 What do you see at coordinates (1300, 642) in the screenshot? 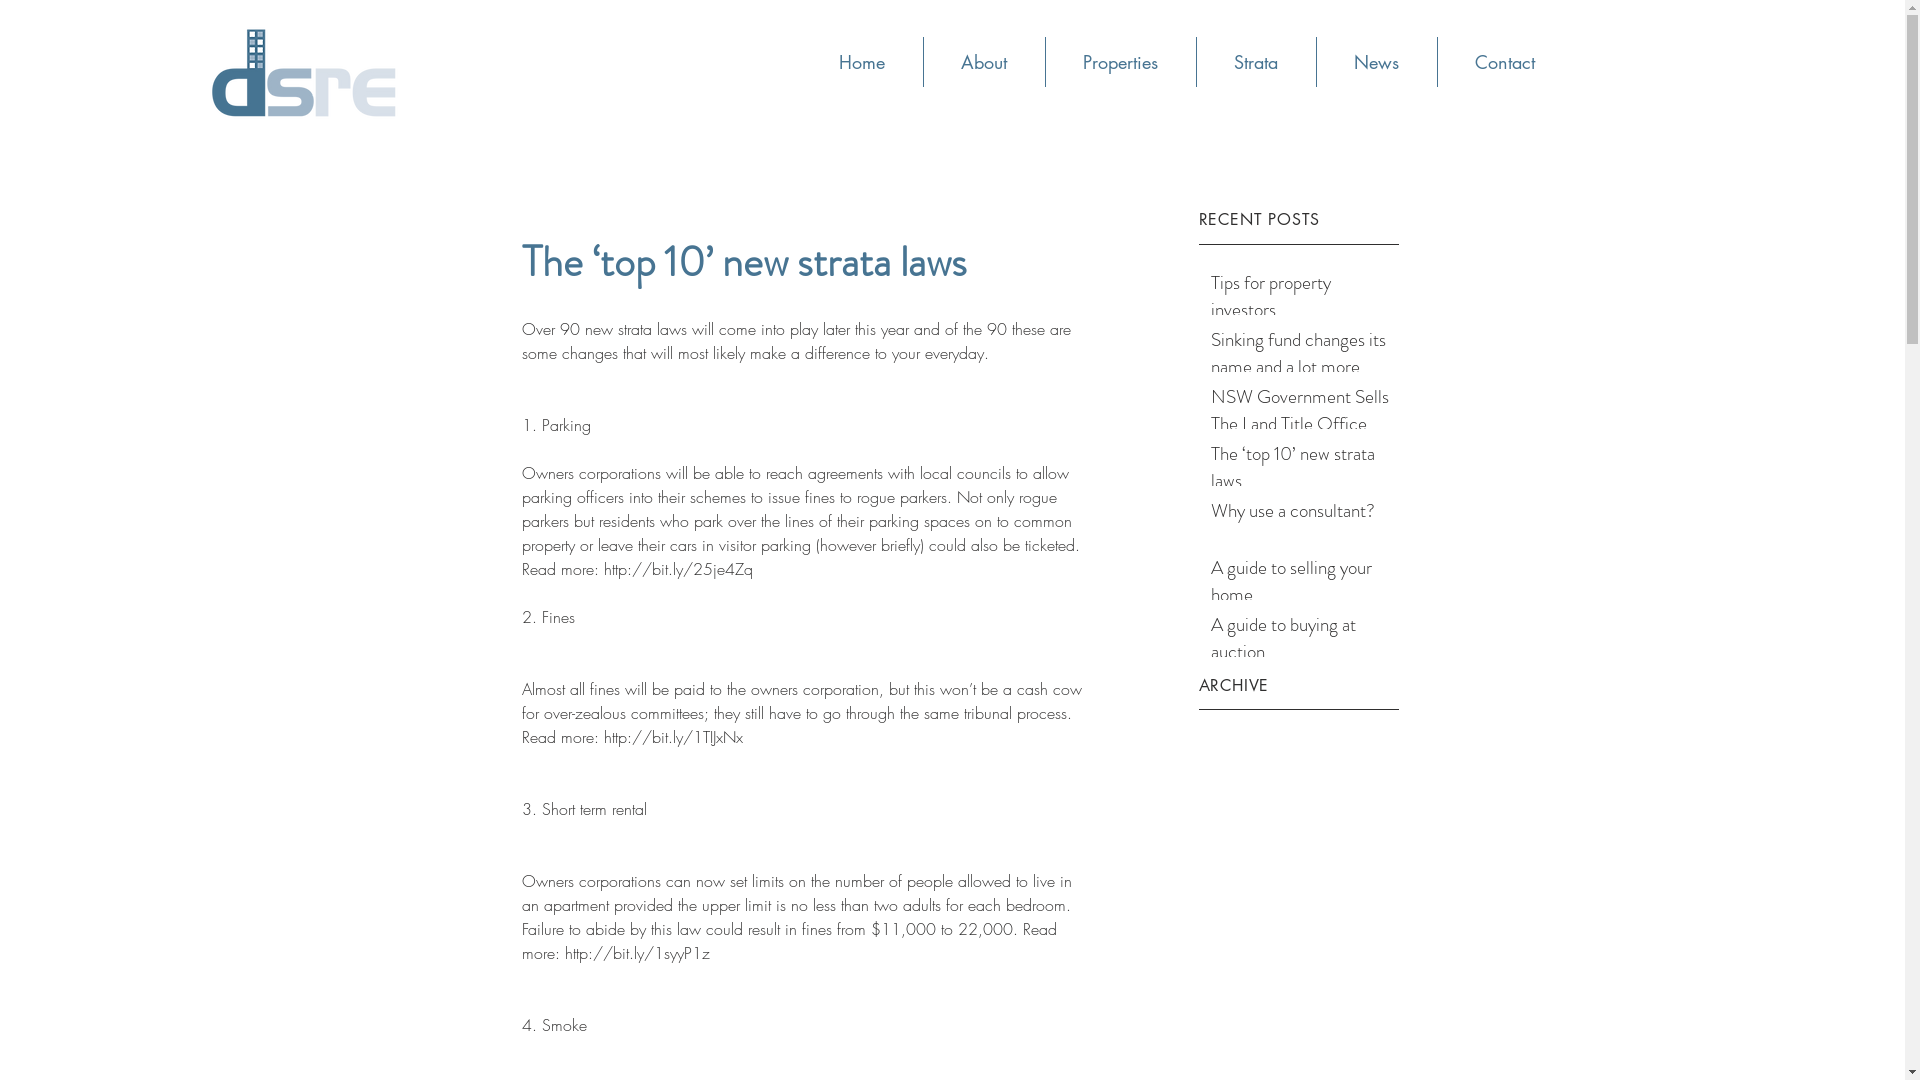
I see `'A guide to buying at auction'` at bounding box center [1300, 642].